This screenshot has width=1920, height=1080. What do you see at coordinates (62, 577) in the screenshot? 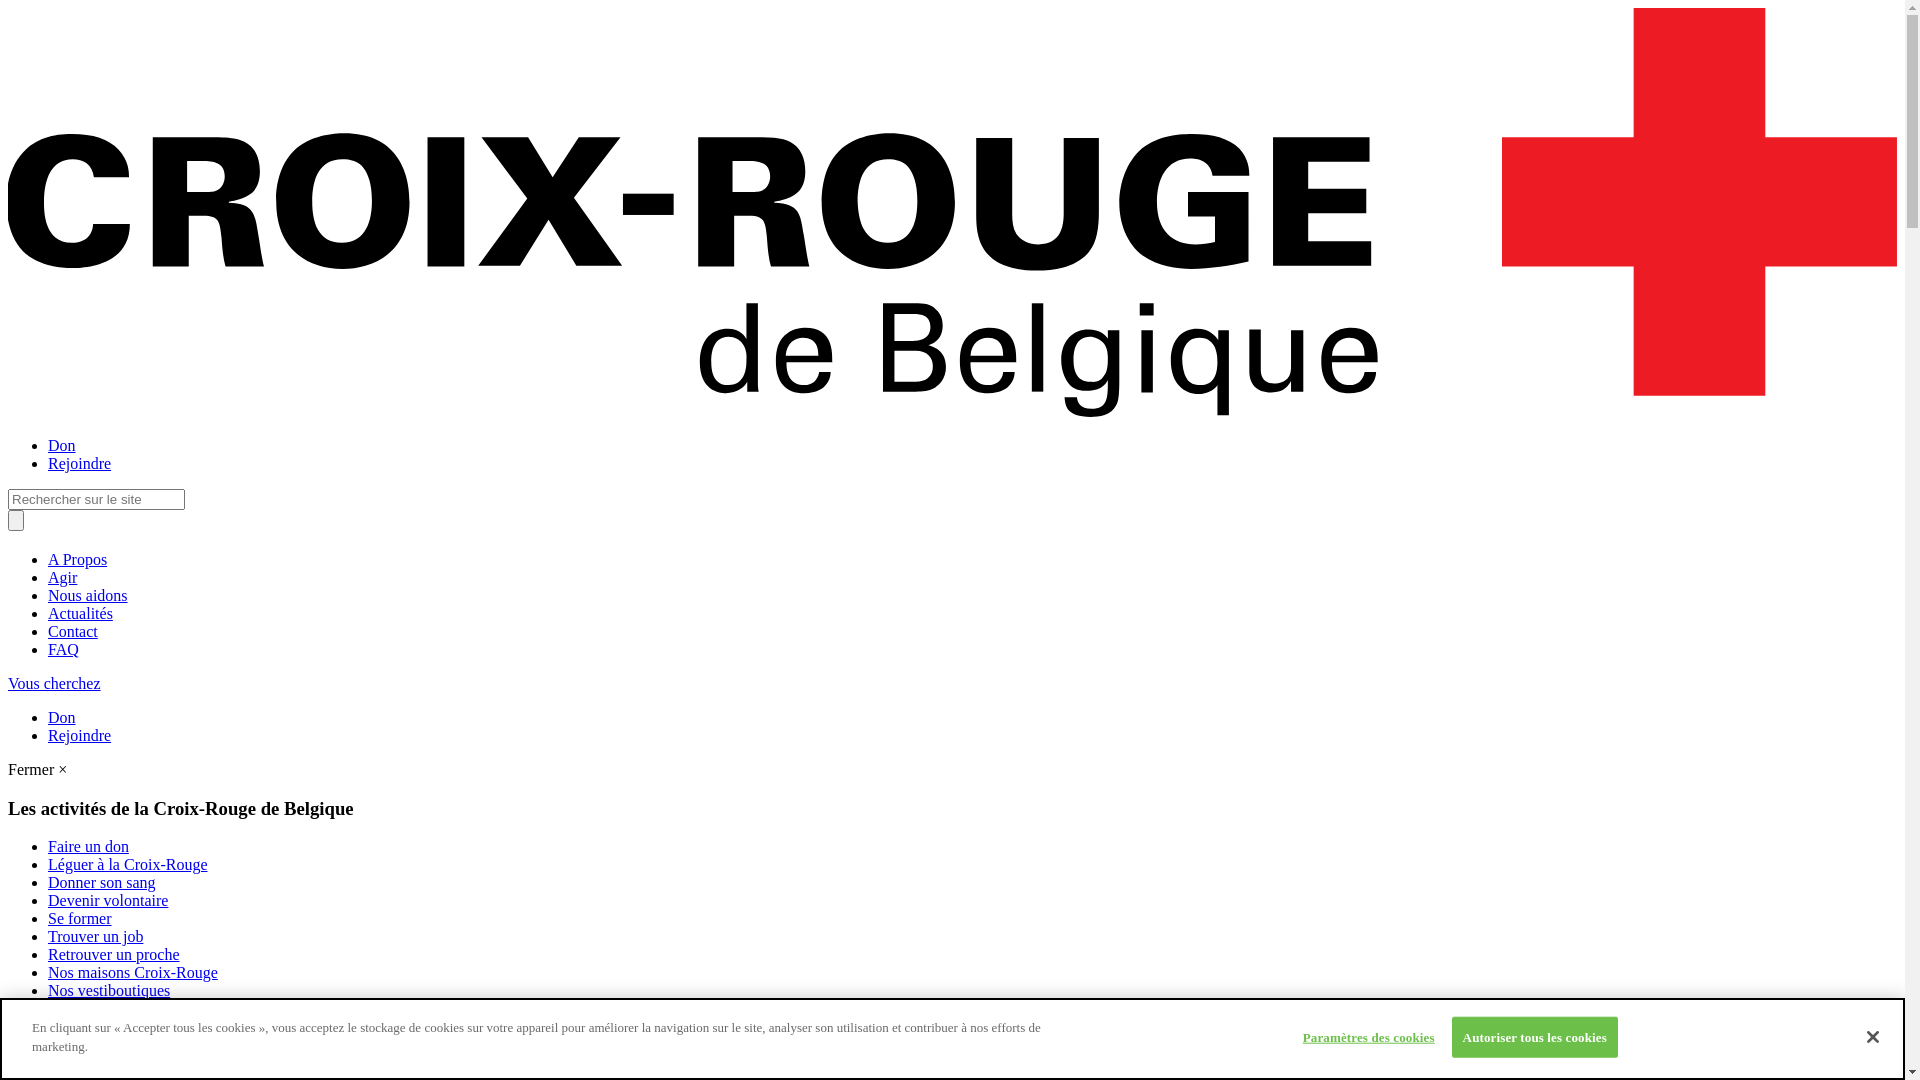
I see `'Agir'` at bounding box center [62, 577].